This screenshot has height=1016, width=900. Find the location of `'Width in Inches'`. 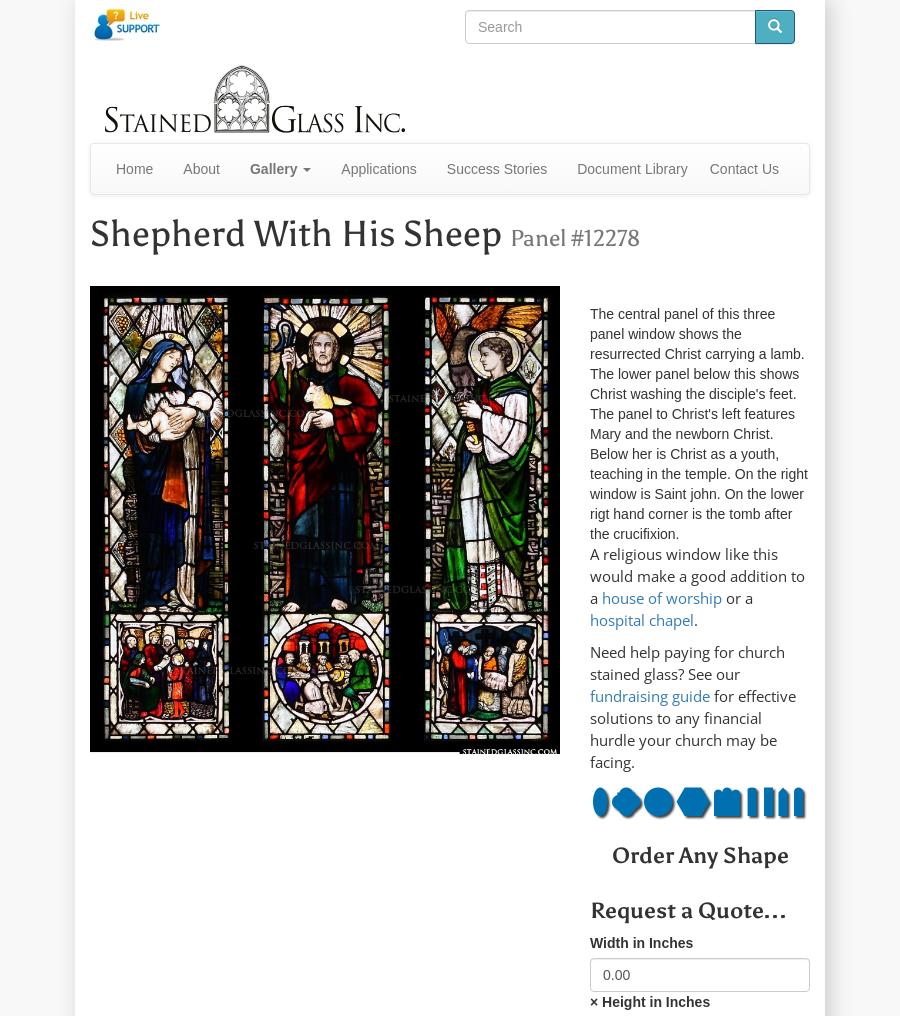

'Width in Inches' is located at coordinates (641, 941).